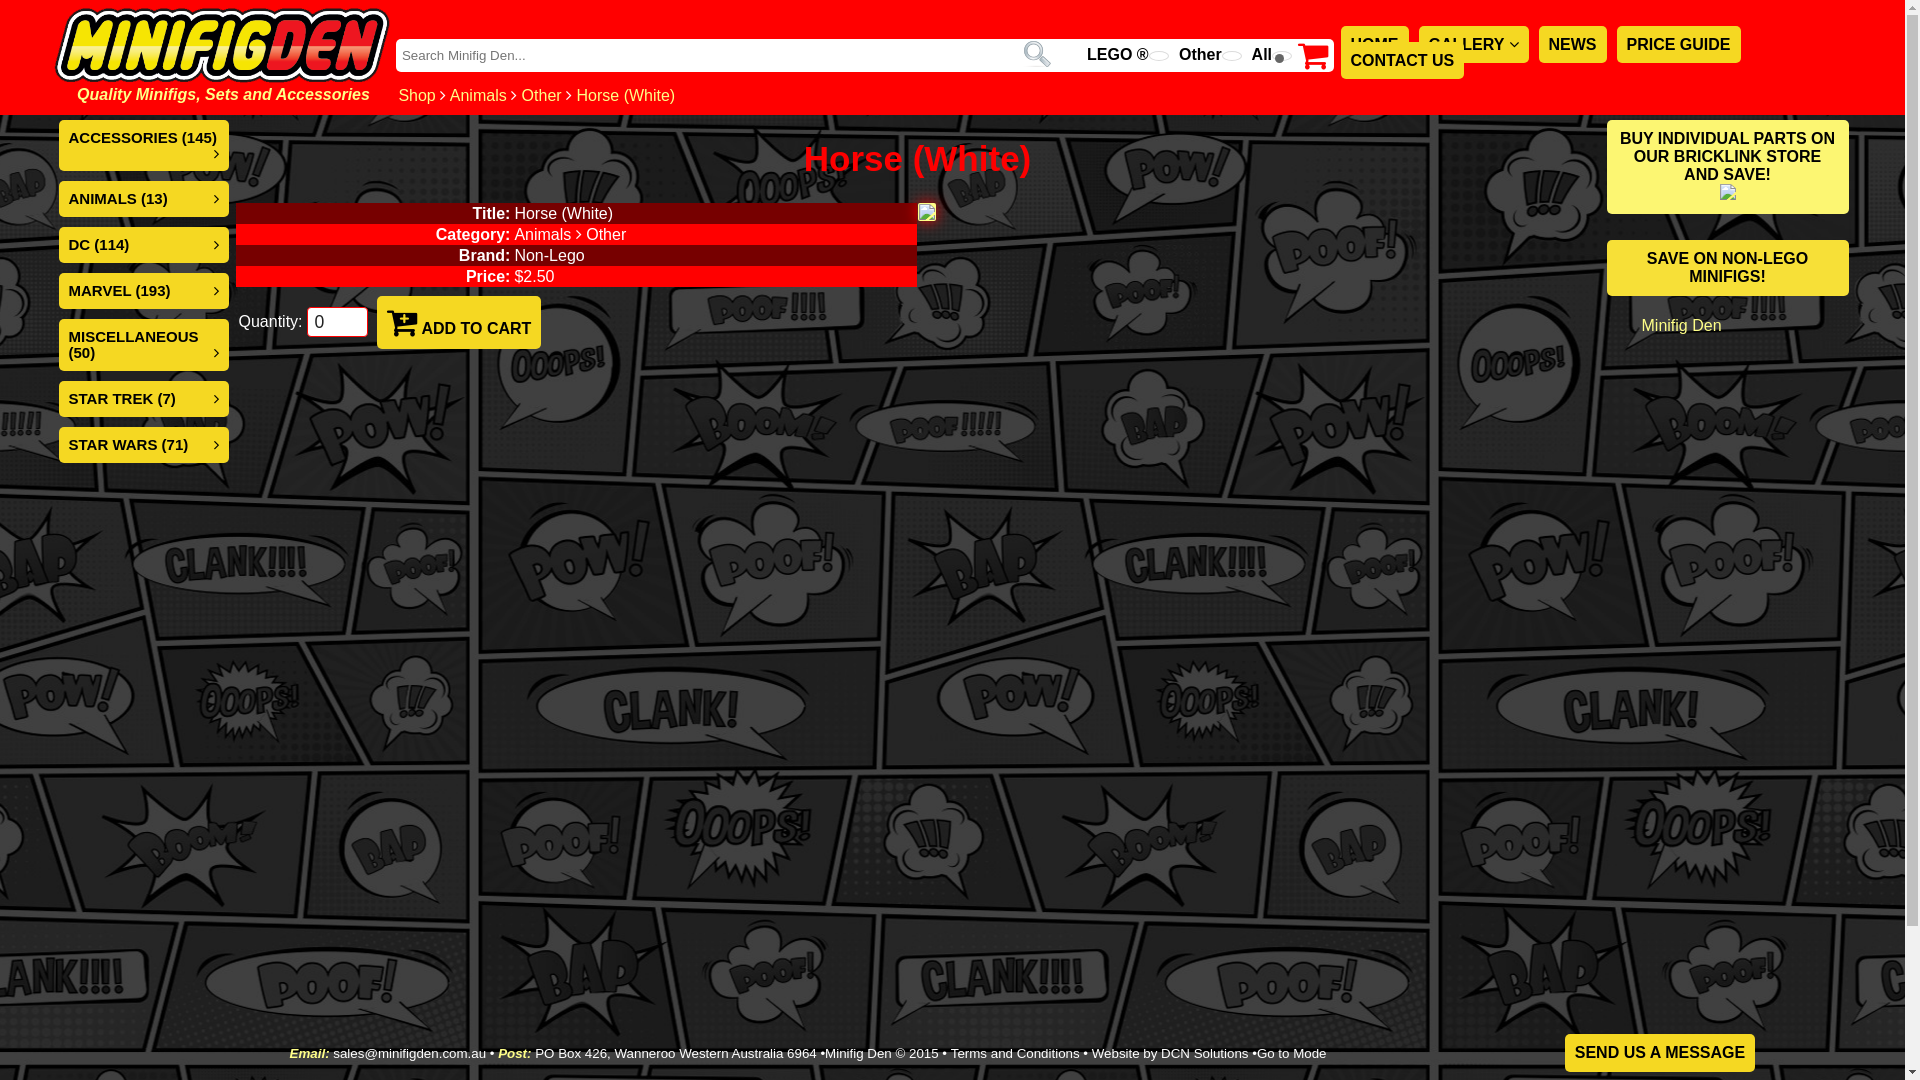  I want to click on 'Shop', so click(415, 95).